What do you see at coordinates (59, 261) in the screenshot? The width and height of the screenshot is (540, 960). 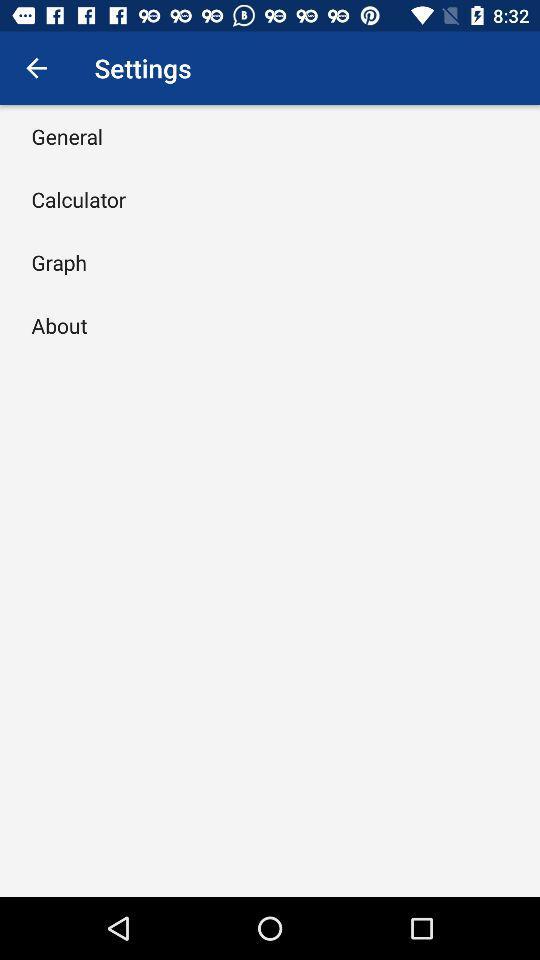 I see `item above the about icon` at bounding box center [59, 261].